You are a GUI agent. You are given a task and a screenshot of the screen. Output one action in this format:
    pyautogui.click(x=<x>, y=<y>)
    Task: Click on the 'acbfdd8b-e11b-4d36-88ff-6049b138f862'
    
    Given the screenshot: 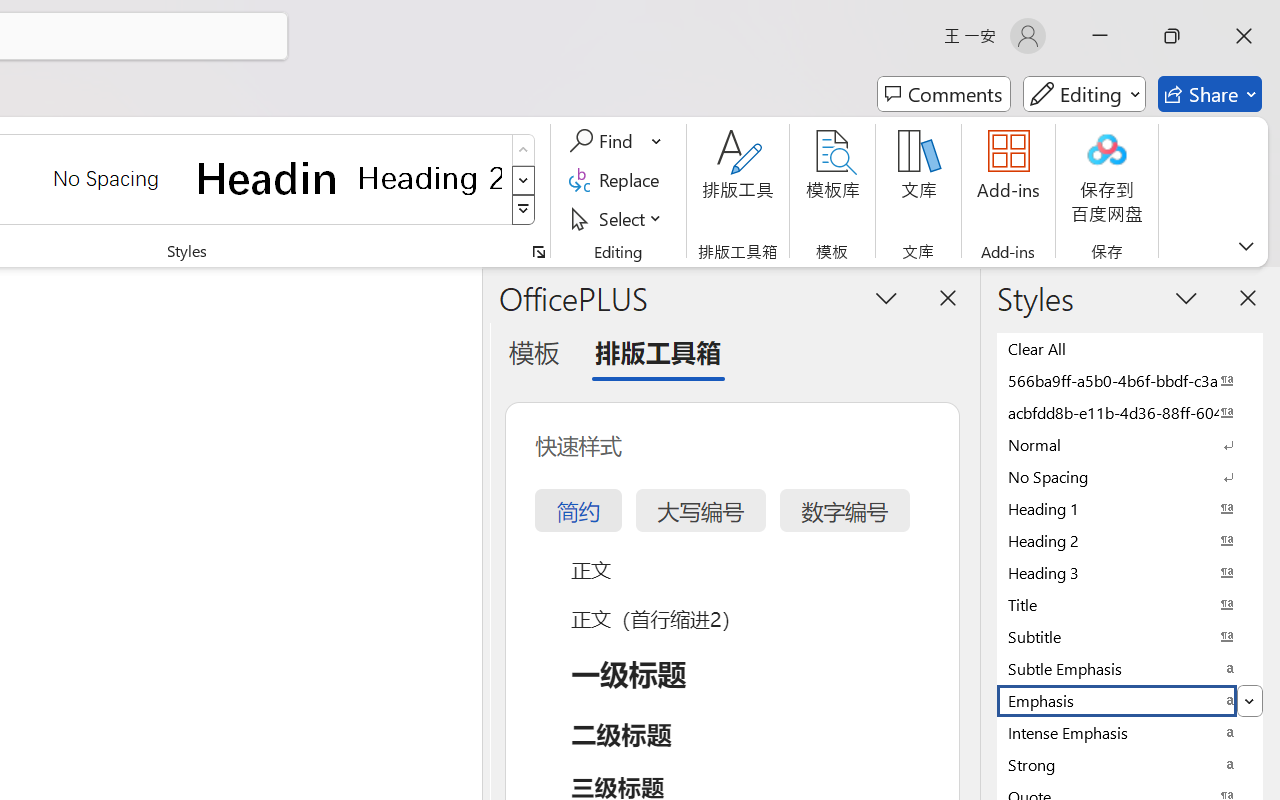 What is the action you would take?
    pyautogui.click(x=1130, y=412)
    